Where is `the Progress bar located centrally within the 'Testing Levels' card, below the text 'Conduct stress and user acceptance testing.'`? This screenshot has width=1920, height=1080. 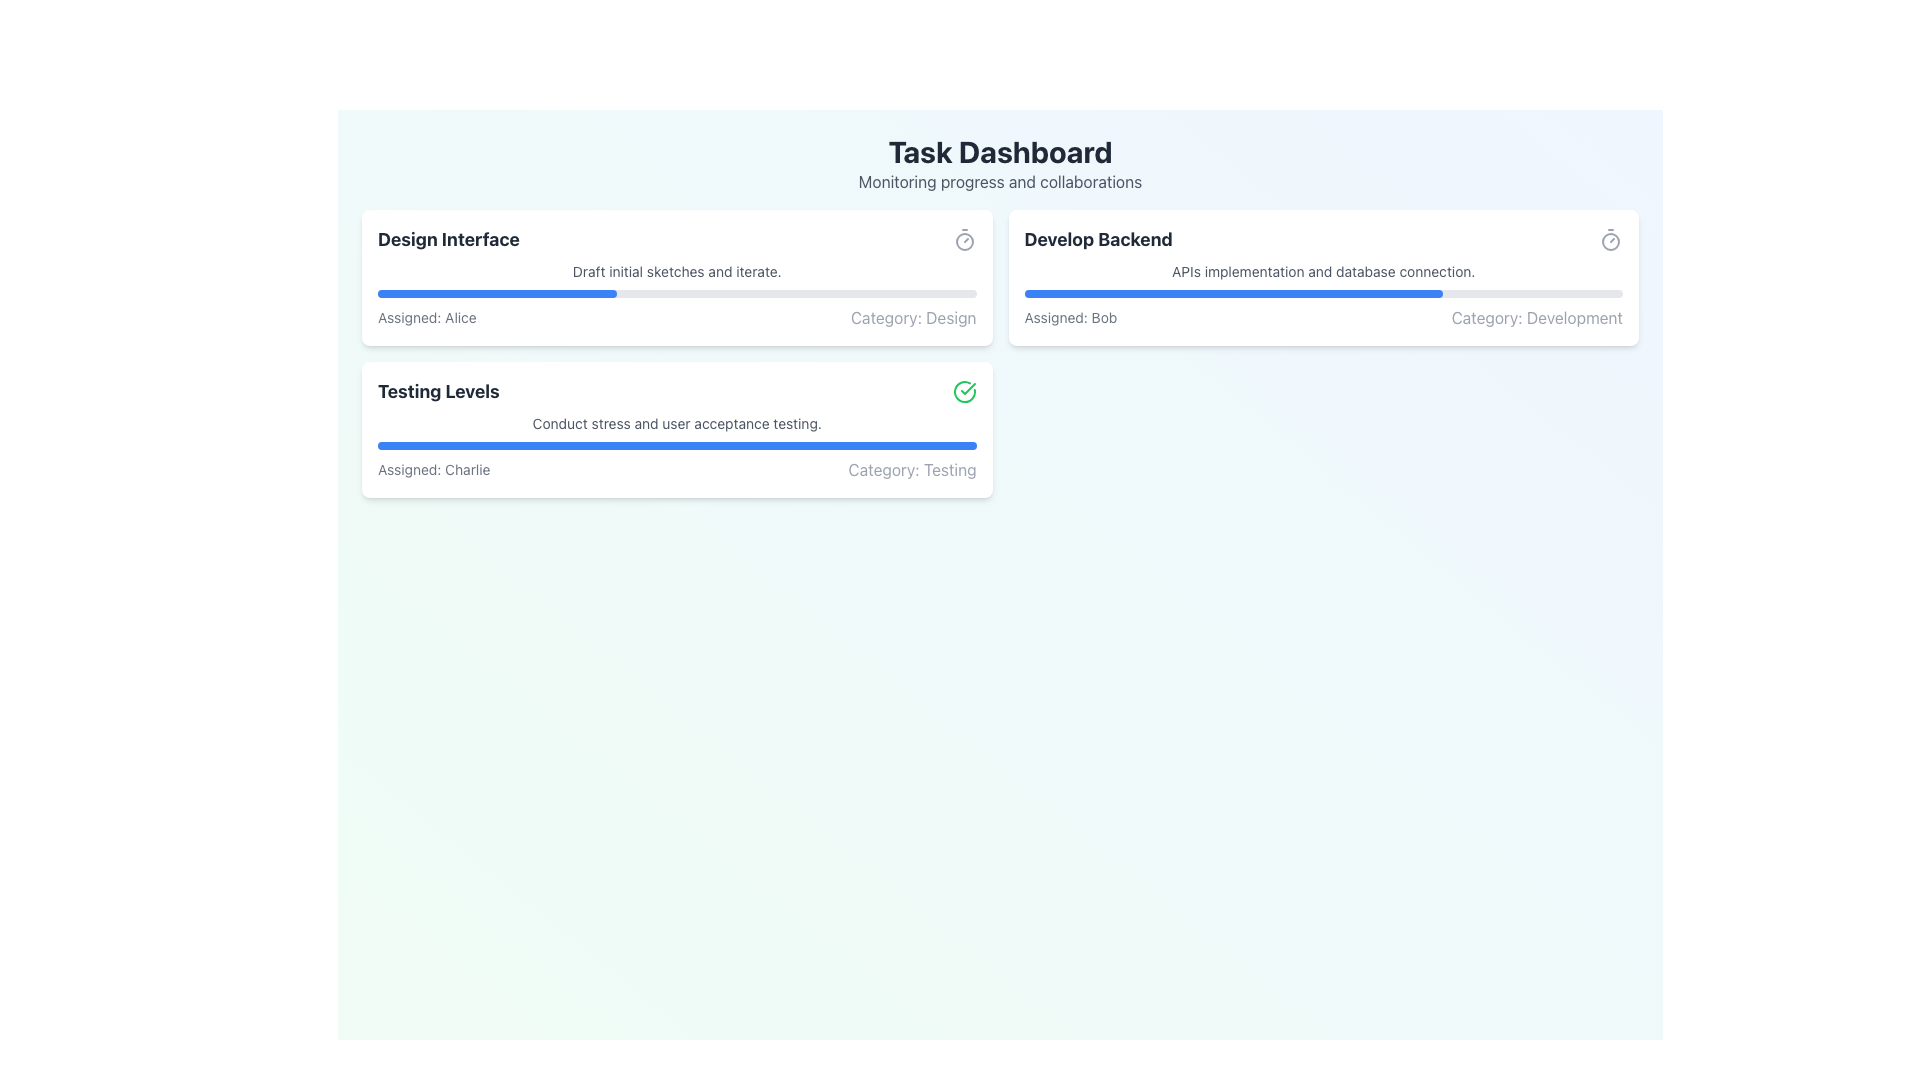
the Progress bar located centrally within the 'Testing Levels' card, below the text 'Conduct stress and user acceptance testing.' is located at coordinates (677, 445).